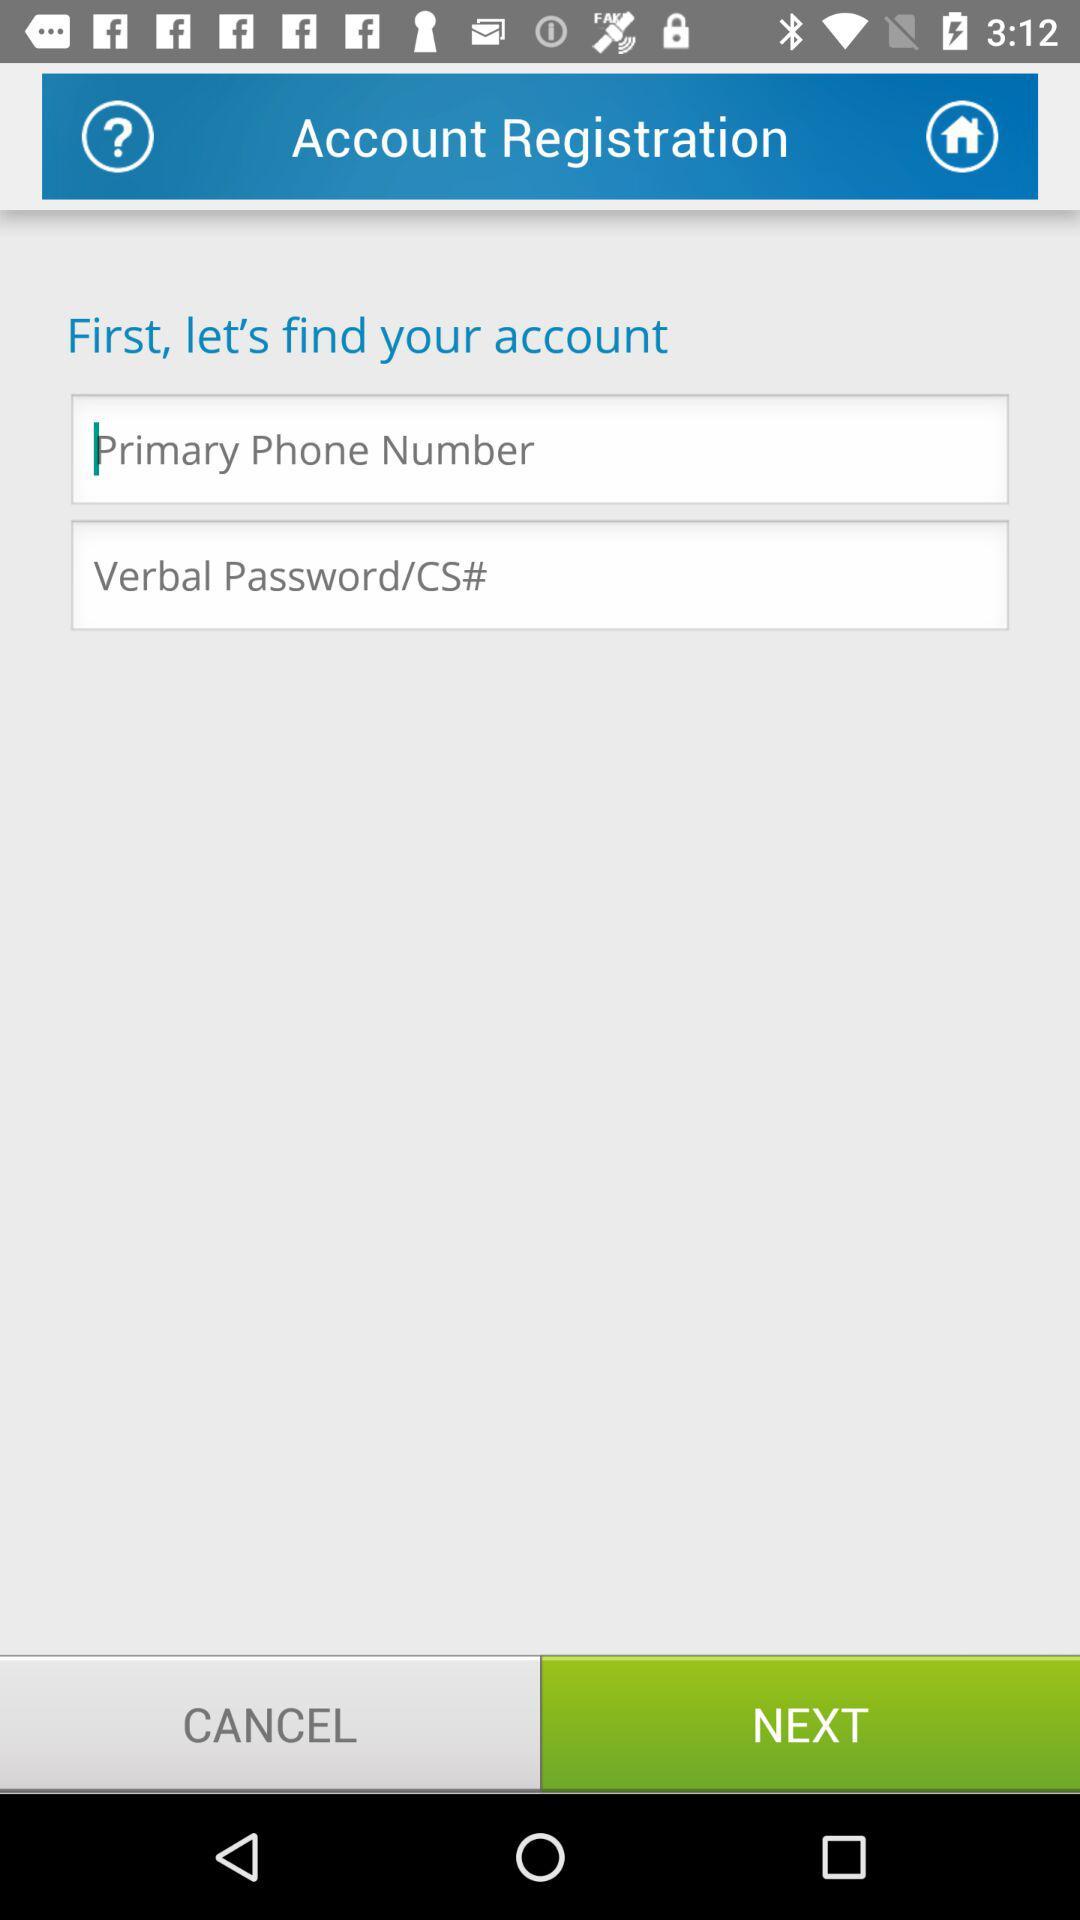  Describe the element at coordinates (810, 1722) in the screenshot. I see `the next item` at that location.